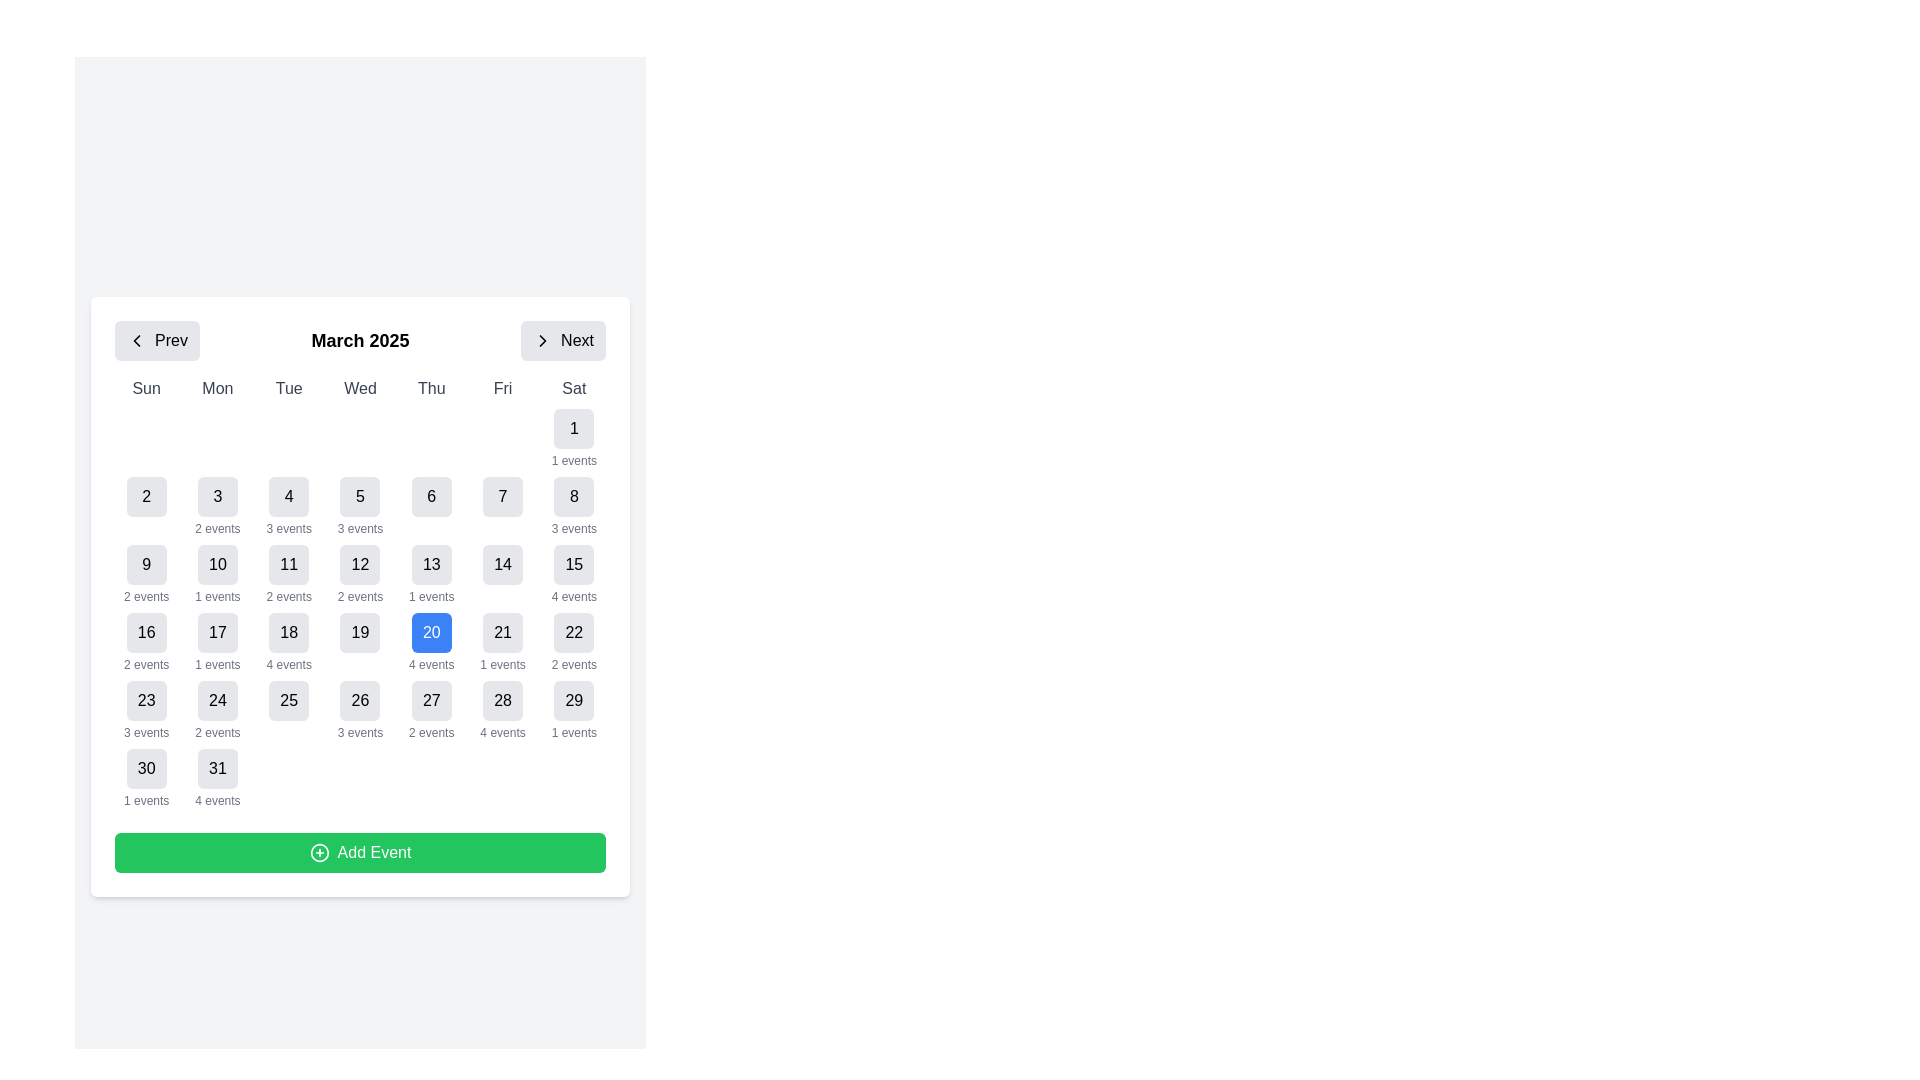 The image size is (1920, 1080). What do you see at coordinates (145, 643) in the screenshot?
I see `the Date cell displaying '16' in bold within the calendar grid` at bounding box center [145, 643].